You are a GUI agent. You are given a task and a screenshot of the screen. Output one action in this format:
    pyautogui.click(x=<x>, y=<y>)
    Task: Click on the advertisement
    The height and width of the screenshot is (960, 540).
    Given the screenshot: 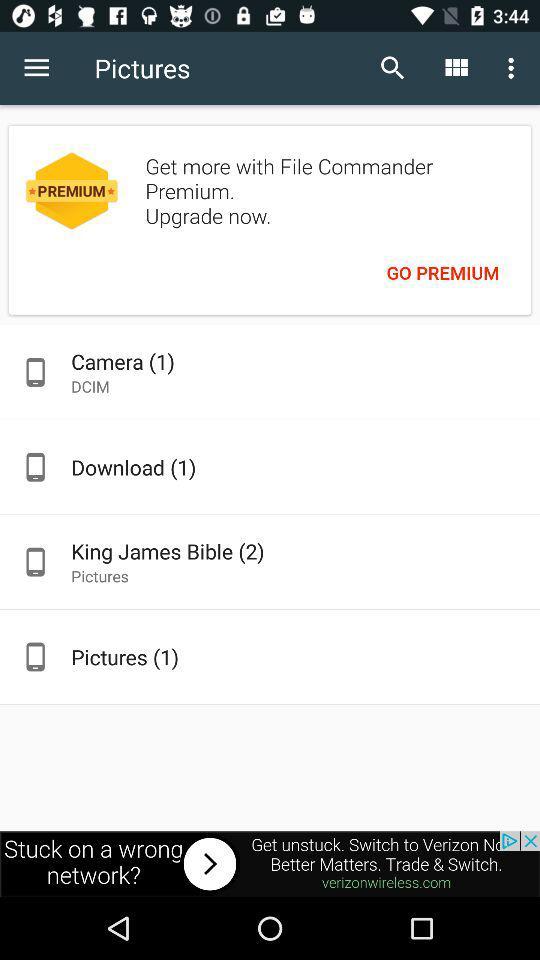 What is the action you would take?
    pyautogui.click(x=270, y=863)
    